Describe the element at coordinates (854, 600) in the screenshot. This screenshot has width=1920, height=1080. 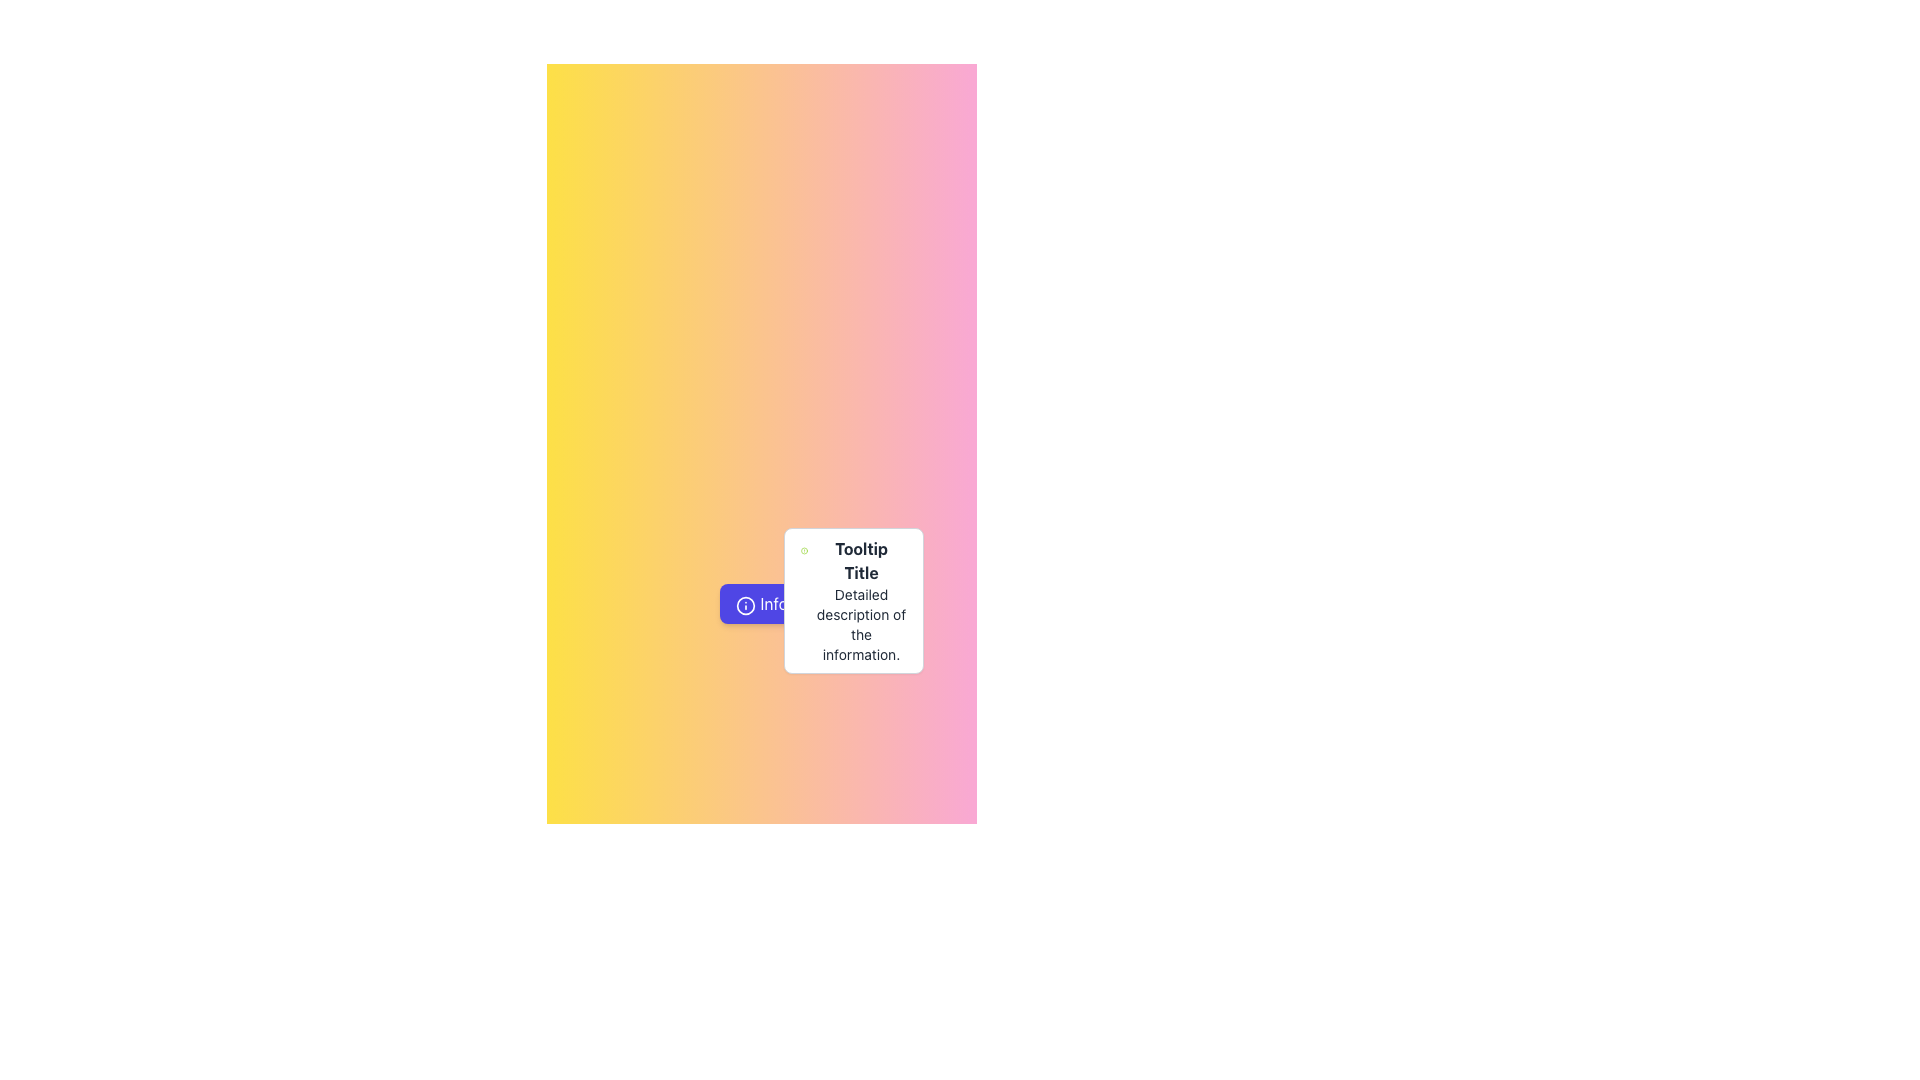
I see `the tooltip containing the title 'Tooltip Title' and description 'Detailed description of the information.' which appears above the 'Info' button` at that location.